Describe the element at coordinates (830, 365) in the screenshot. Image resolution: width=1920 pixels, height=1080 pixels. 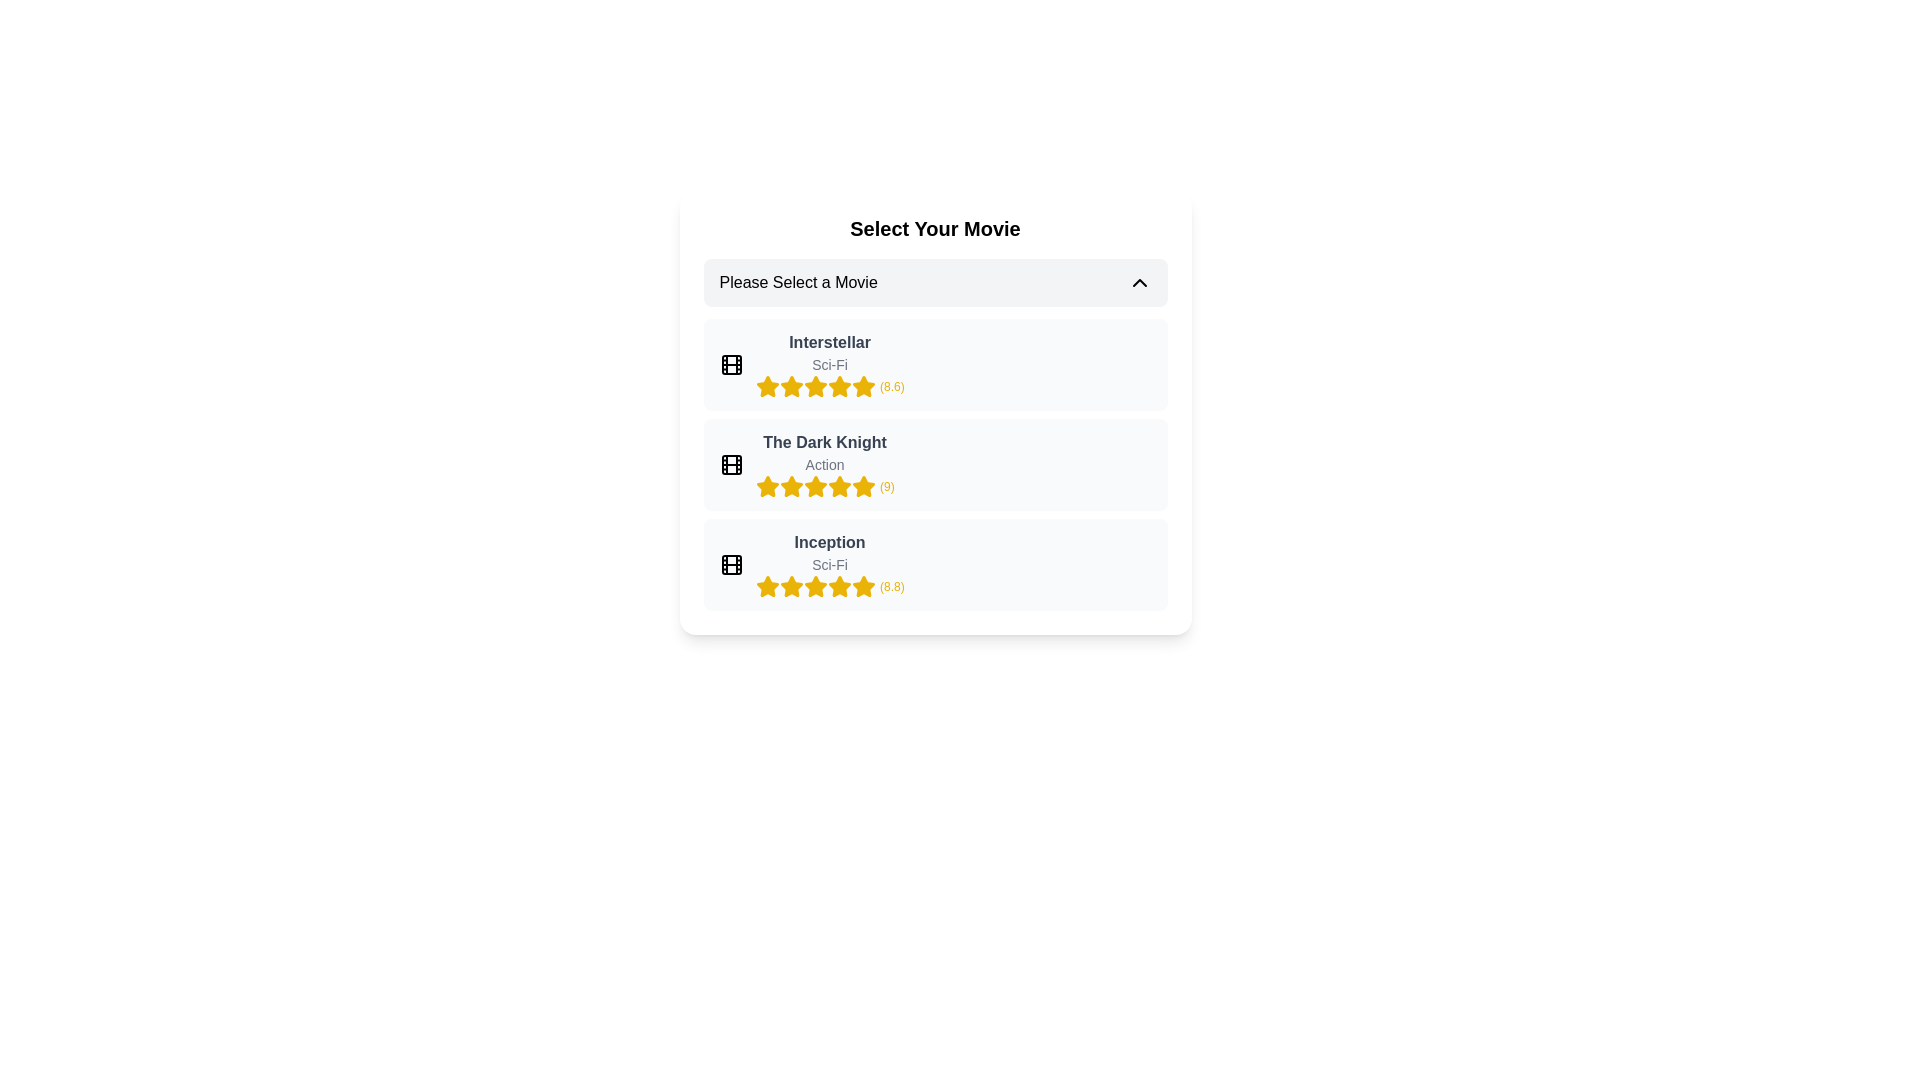
I see `the first movie option under 'Select Your Movie' that displays the movie title, genre, and rating` at that location.